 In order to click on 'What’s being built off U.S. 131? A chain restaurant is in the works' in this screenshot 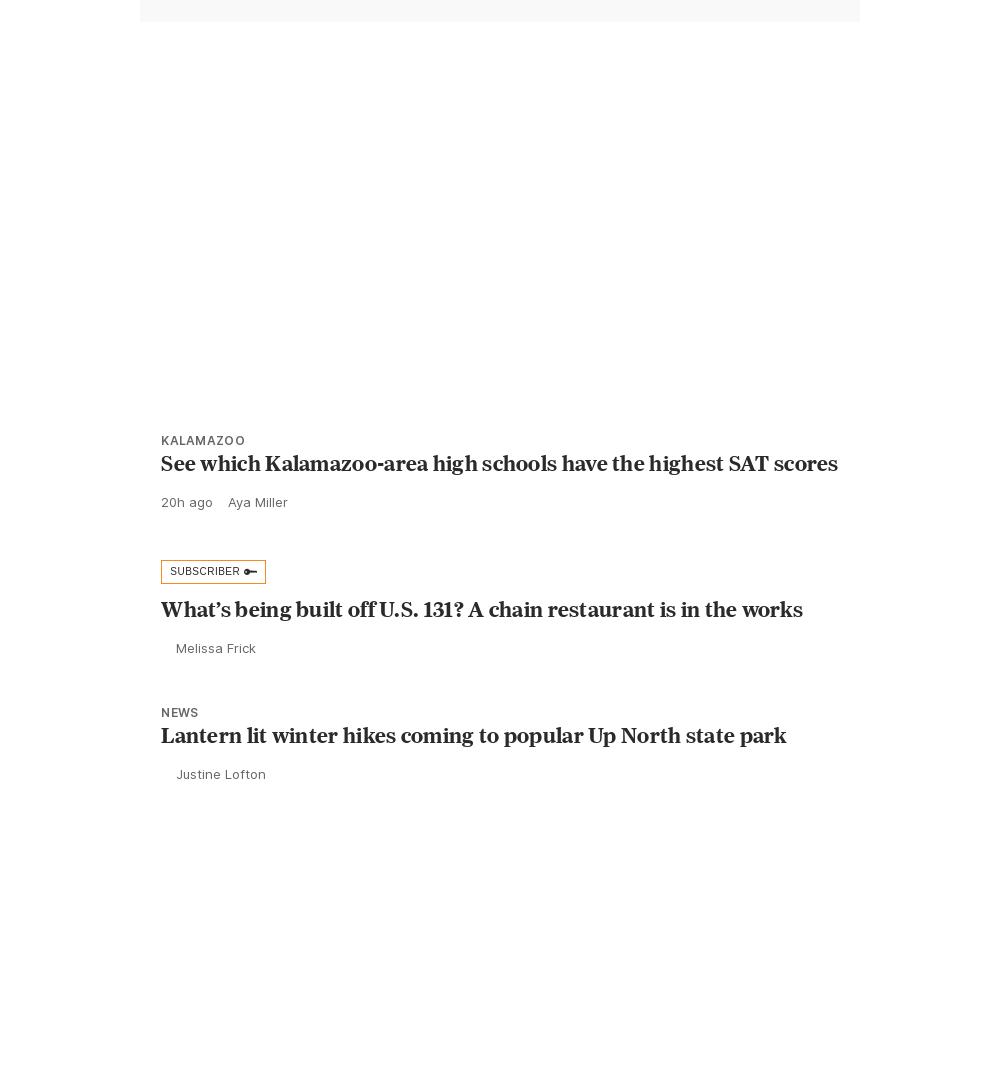, I will do `click(481, 652)`.